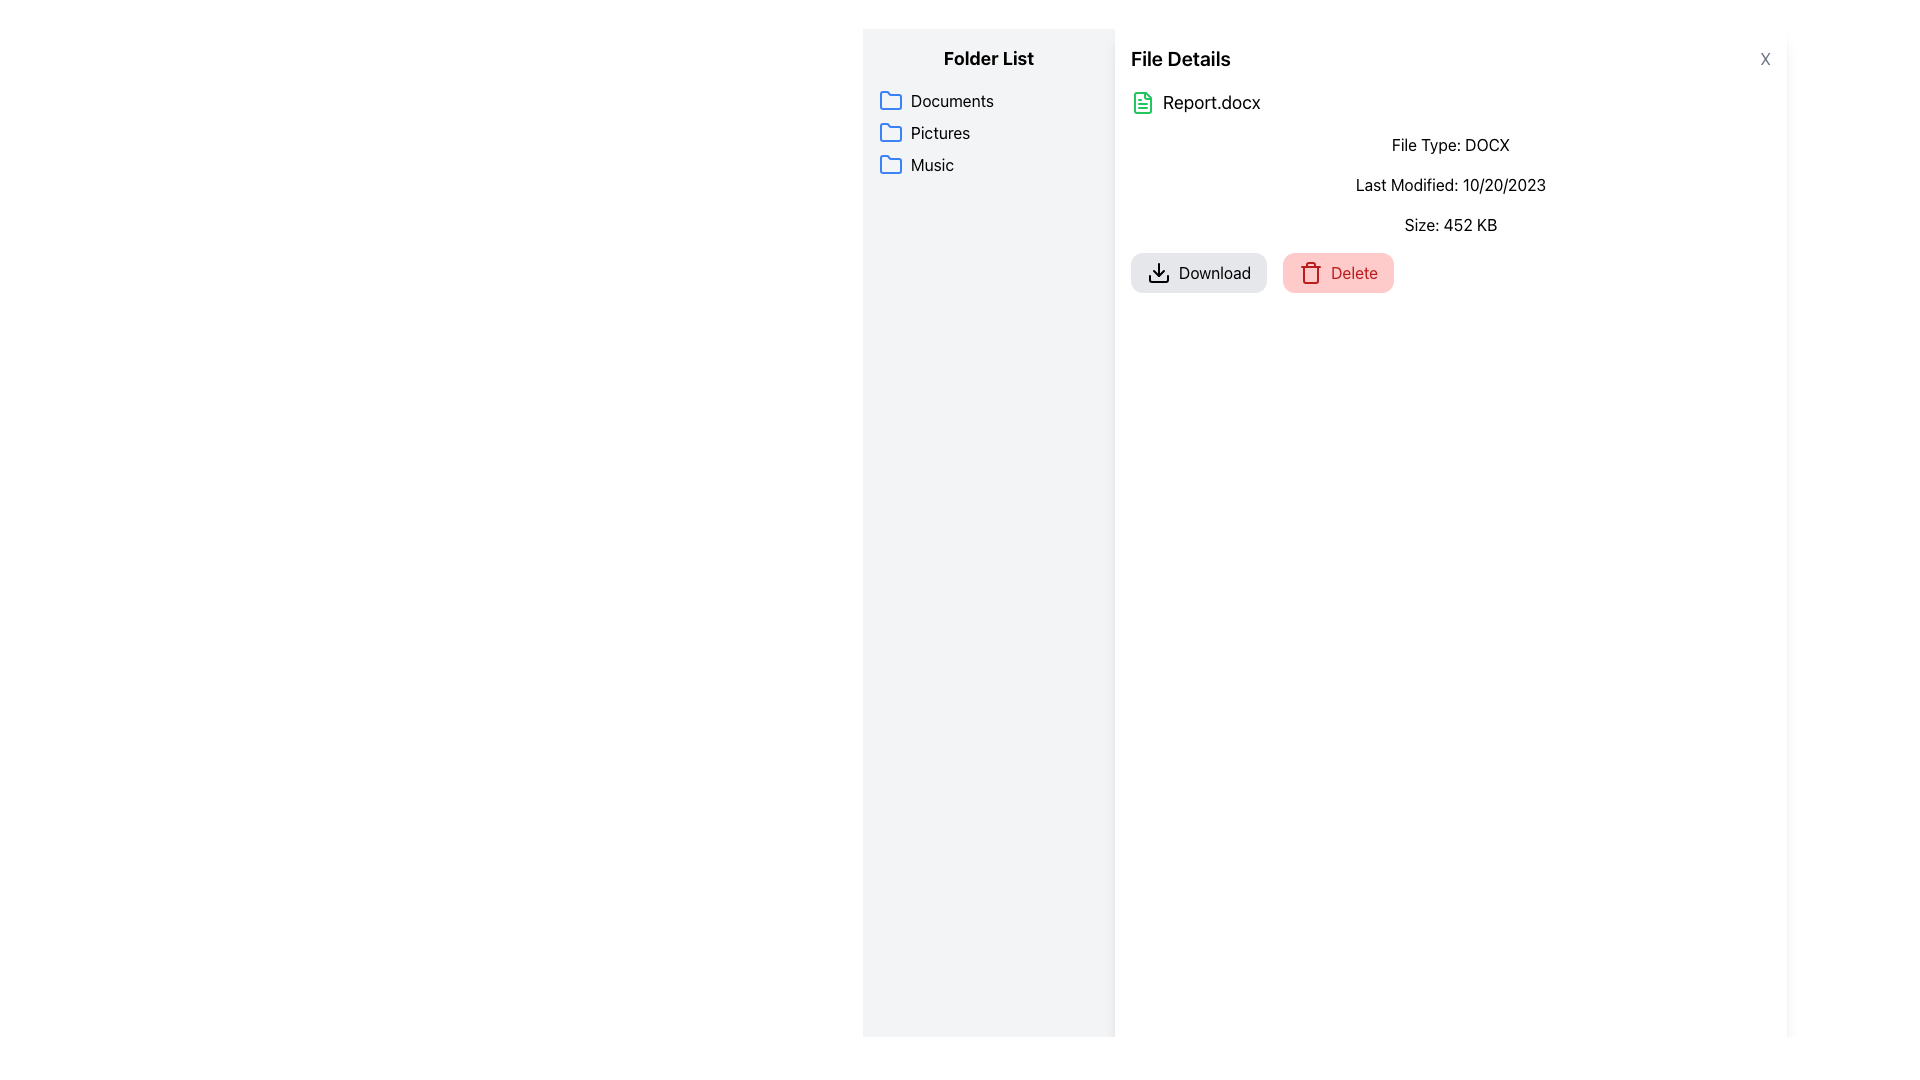 This screenshot has width=1920, height=1080. I want to click on the first item in the 'Folder List' section, which represents the 'Documents' folder, so click(988, 100).